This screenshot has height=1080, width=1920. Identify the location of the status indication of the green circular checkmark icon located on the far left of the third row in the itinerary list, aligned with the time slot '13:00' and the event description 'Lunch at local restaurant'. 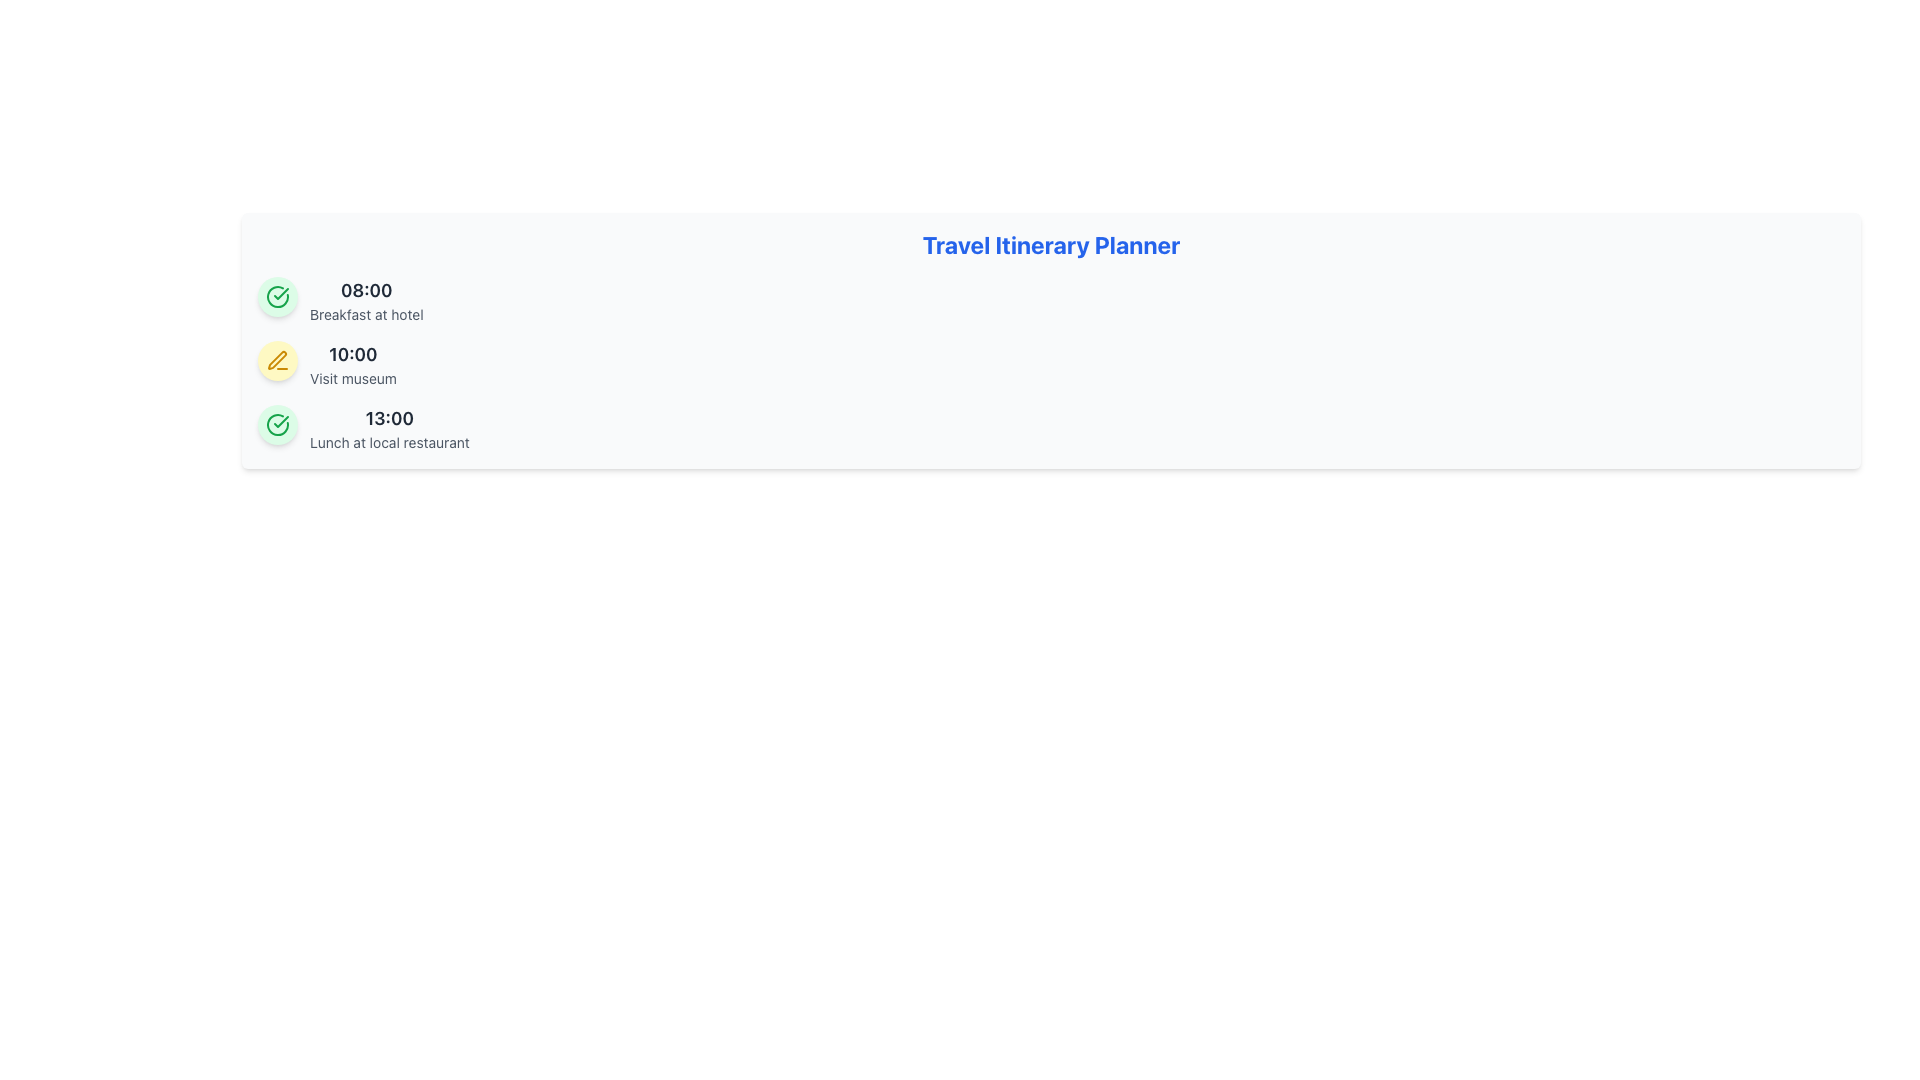
(277, 297).